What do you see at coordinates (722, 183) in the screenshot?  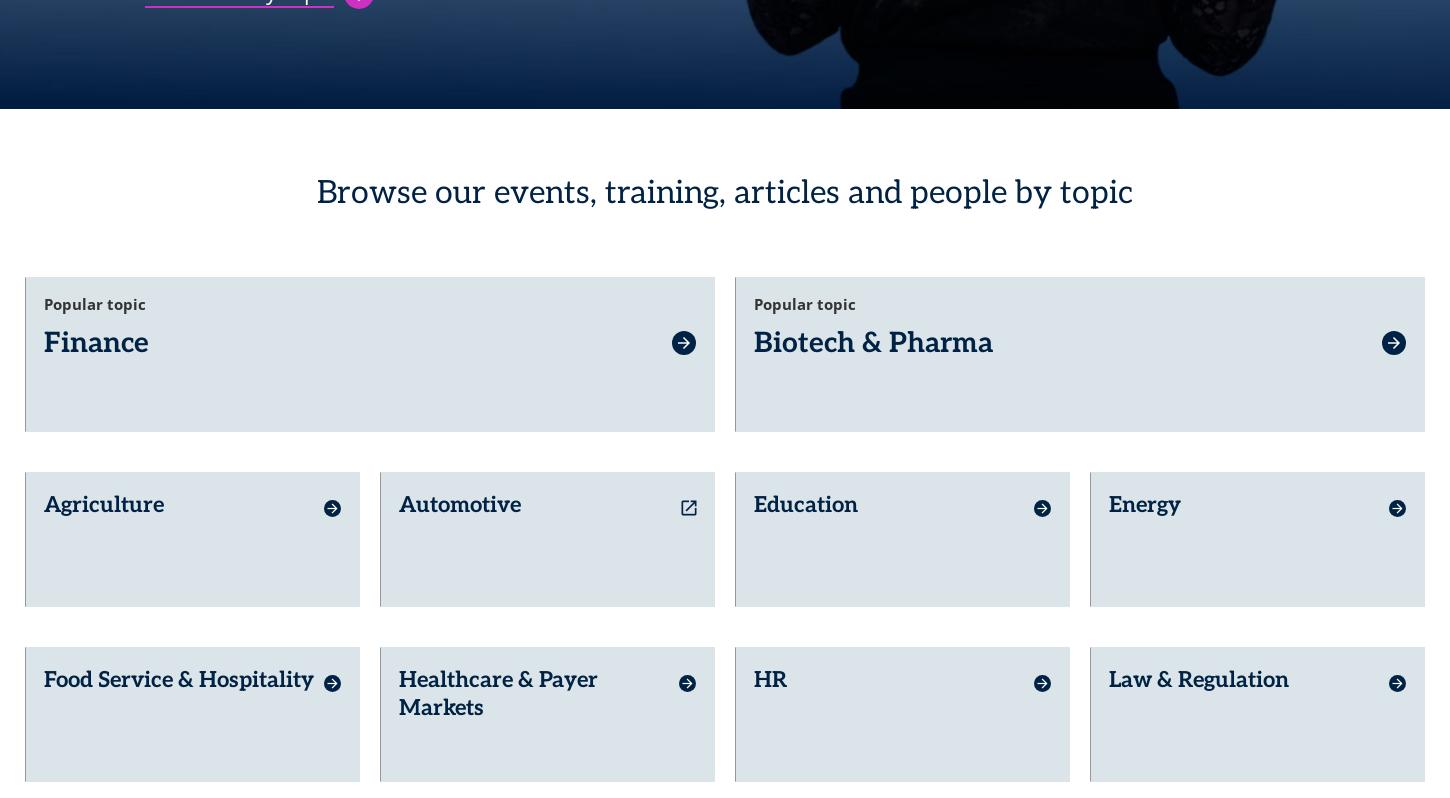 I see `'Browse our events, training, articles and people by topic'` at bounding box center [722, 183].